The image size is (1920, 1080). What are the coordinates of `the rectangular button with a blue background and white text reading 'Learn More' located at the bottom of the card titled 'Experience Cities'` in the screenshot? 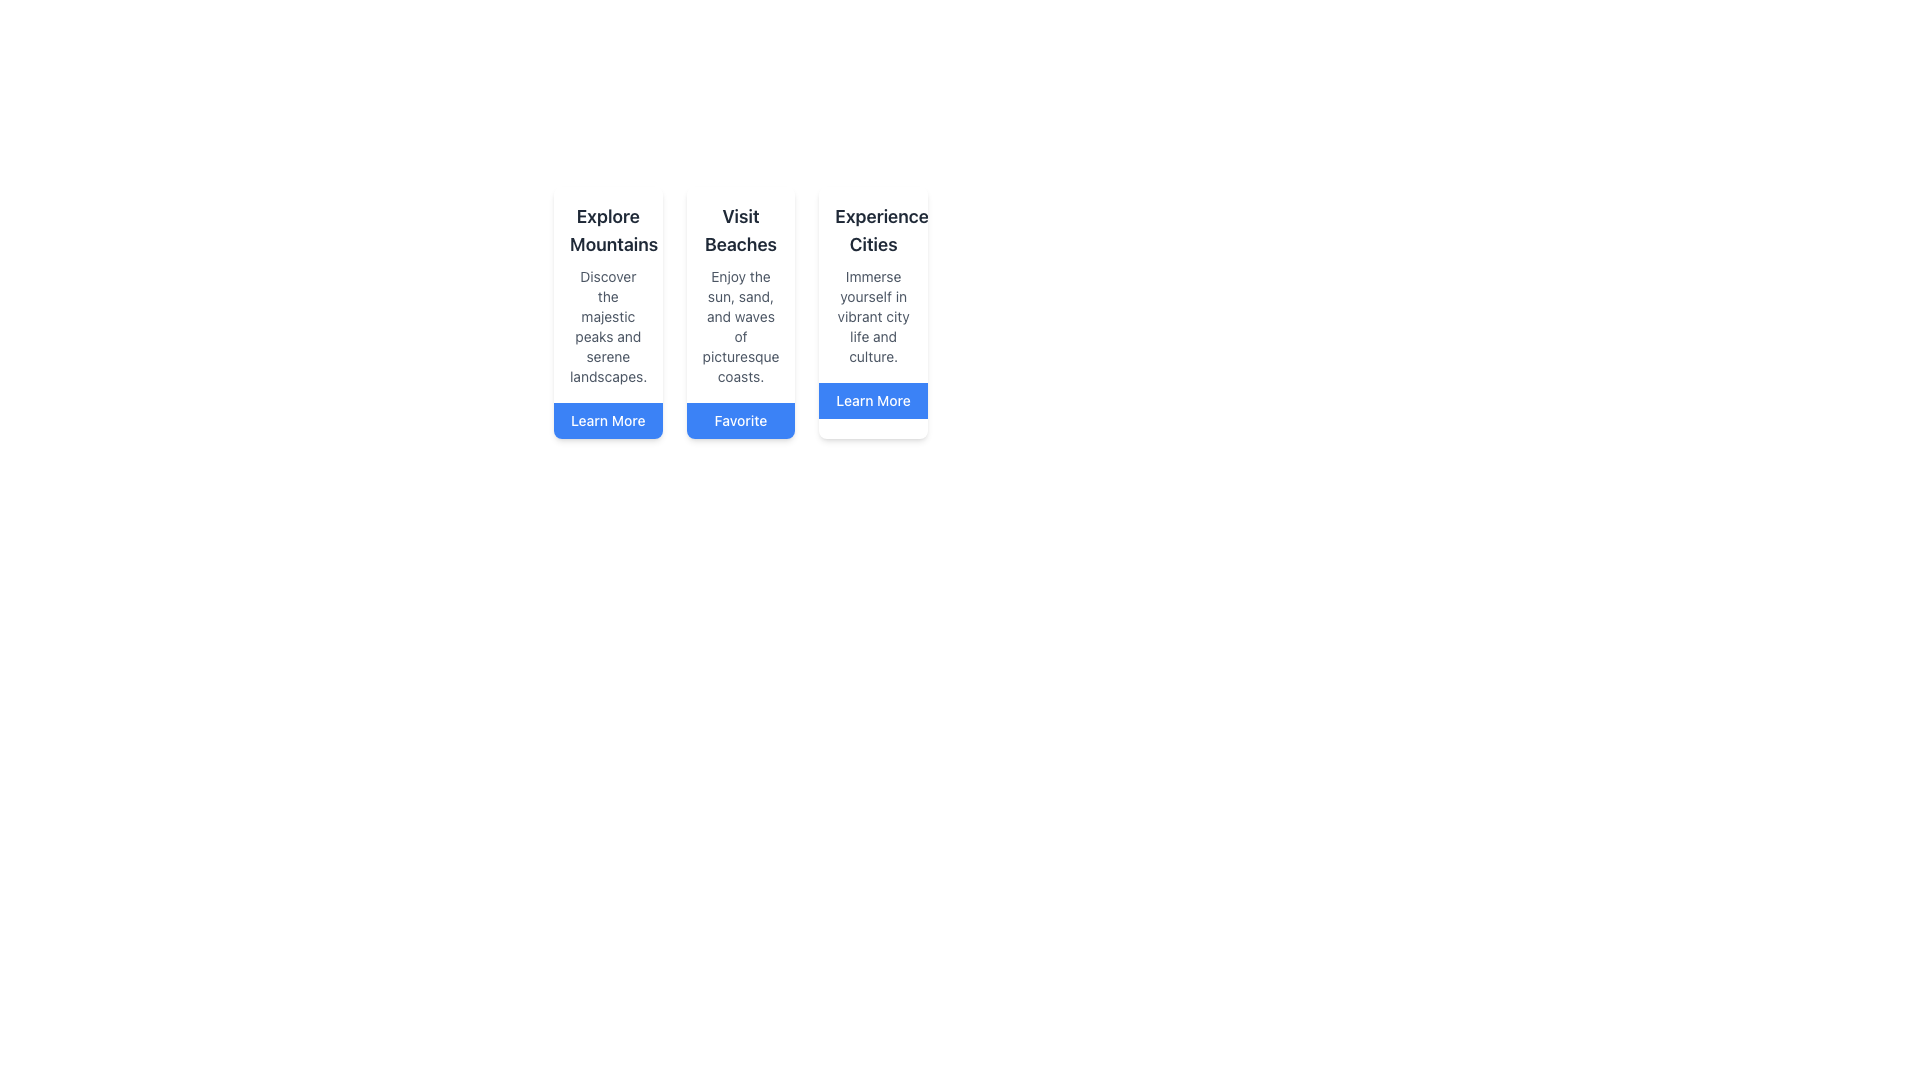 It's located at (873, 401).